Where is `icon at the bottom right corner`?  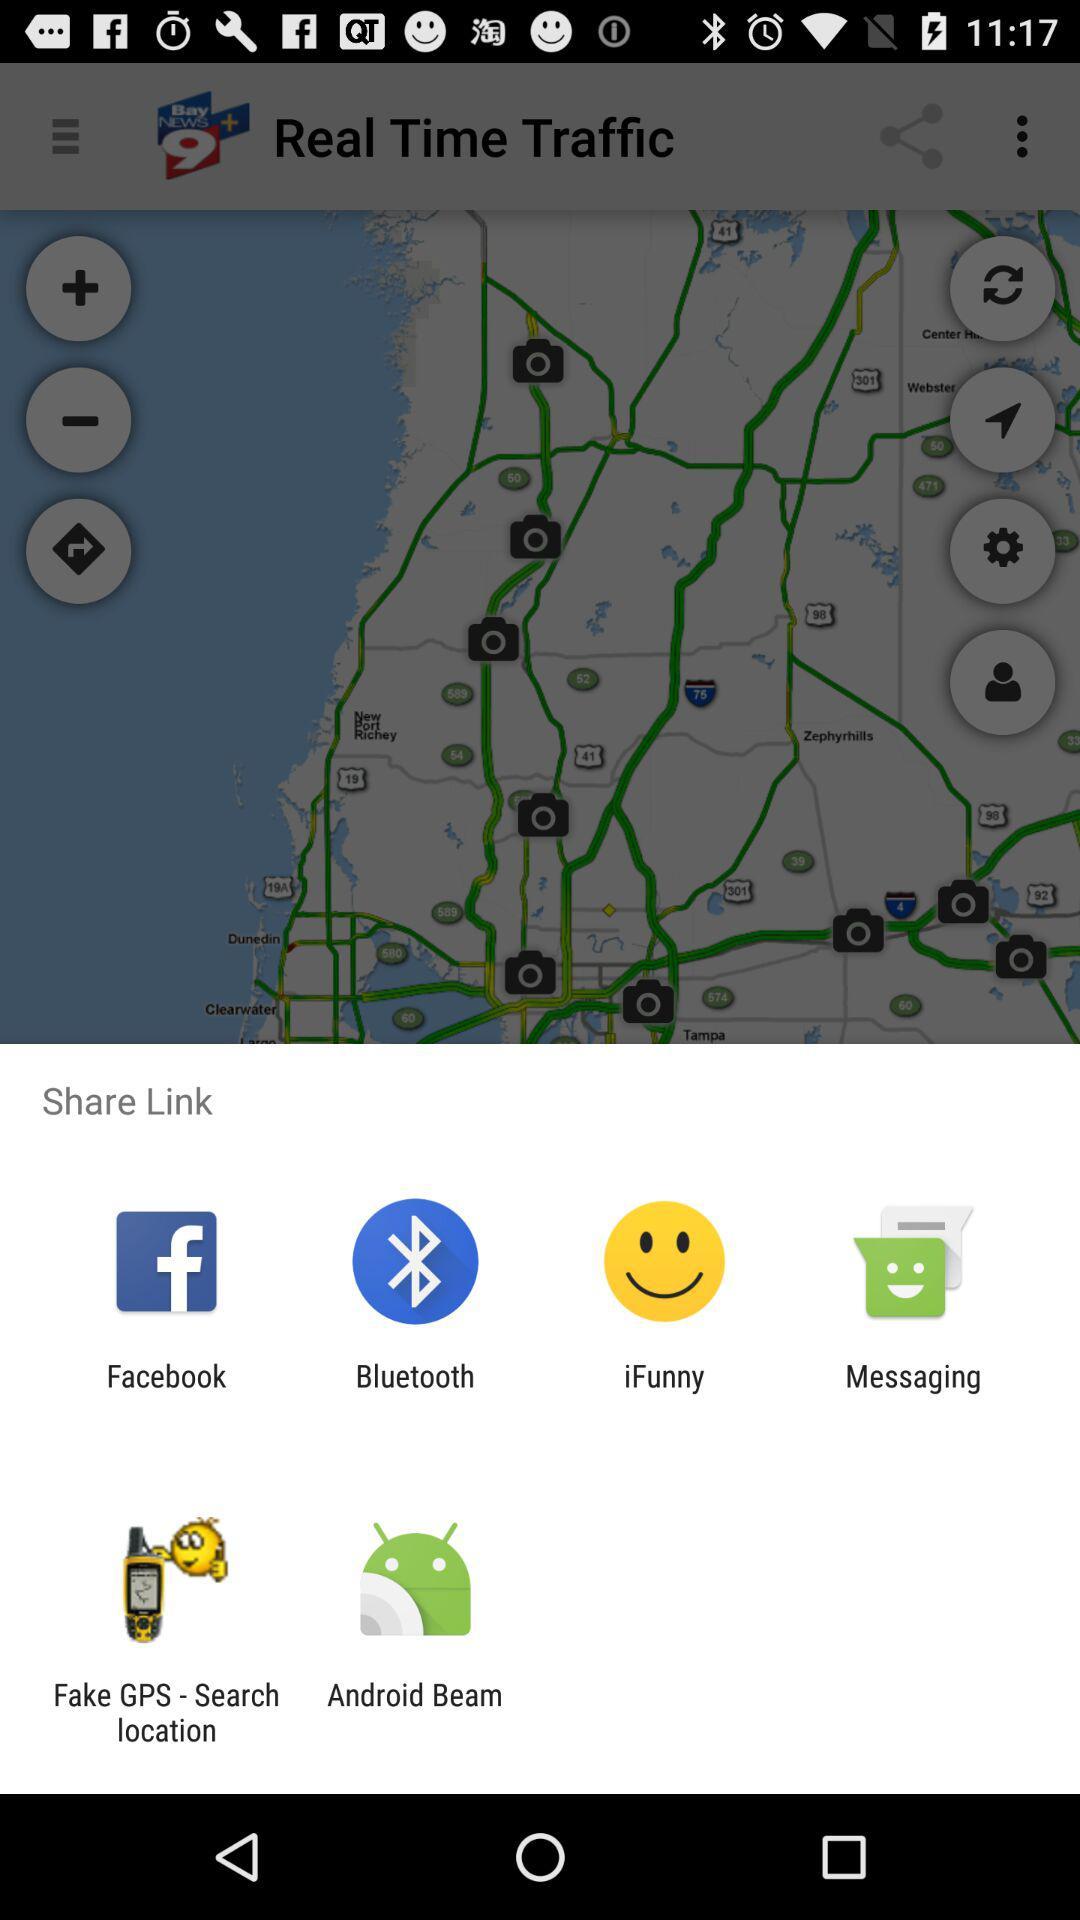
icon at the bottom right corner is located at coordinates (913, 1392).